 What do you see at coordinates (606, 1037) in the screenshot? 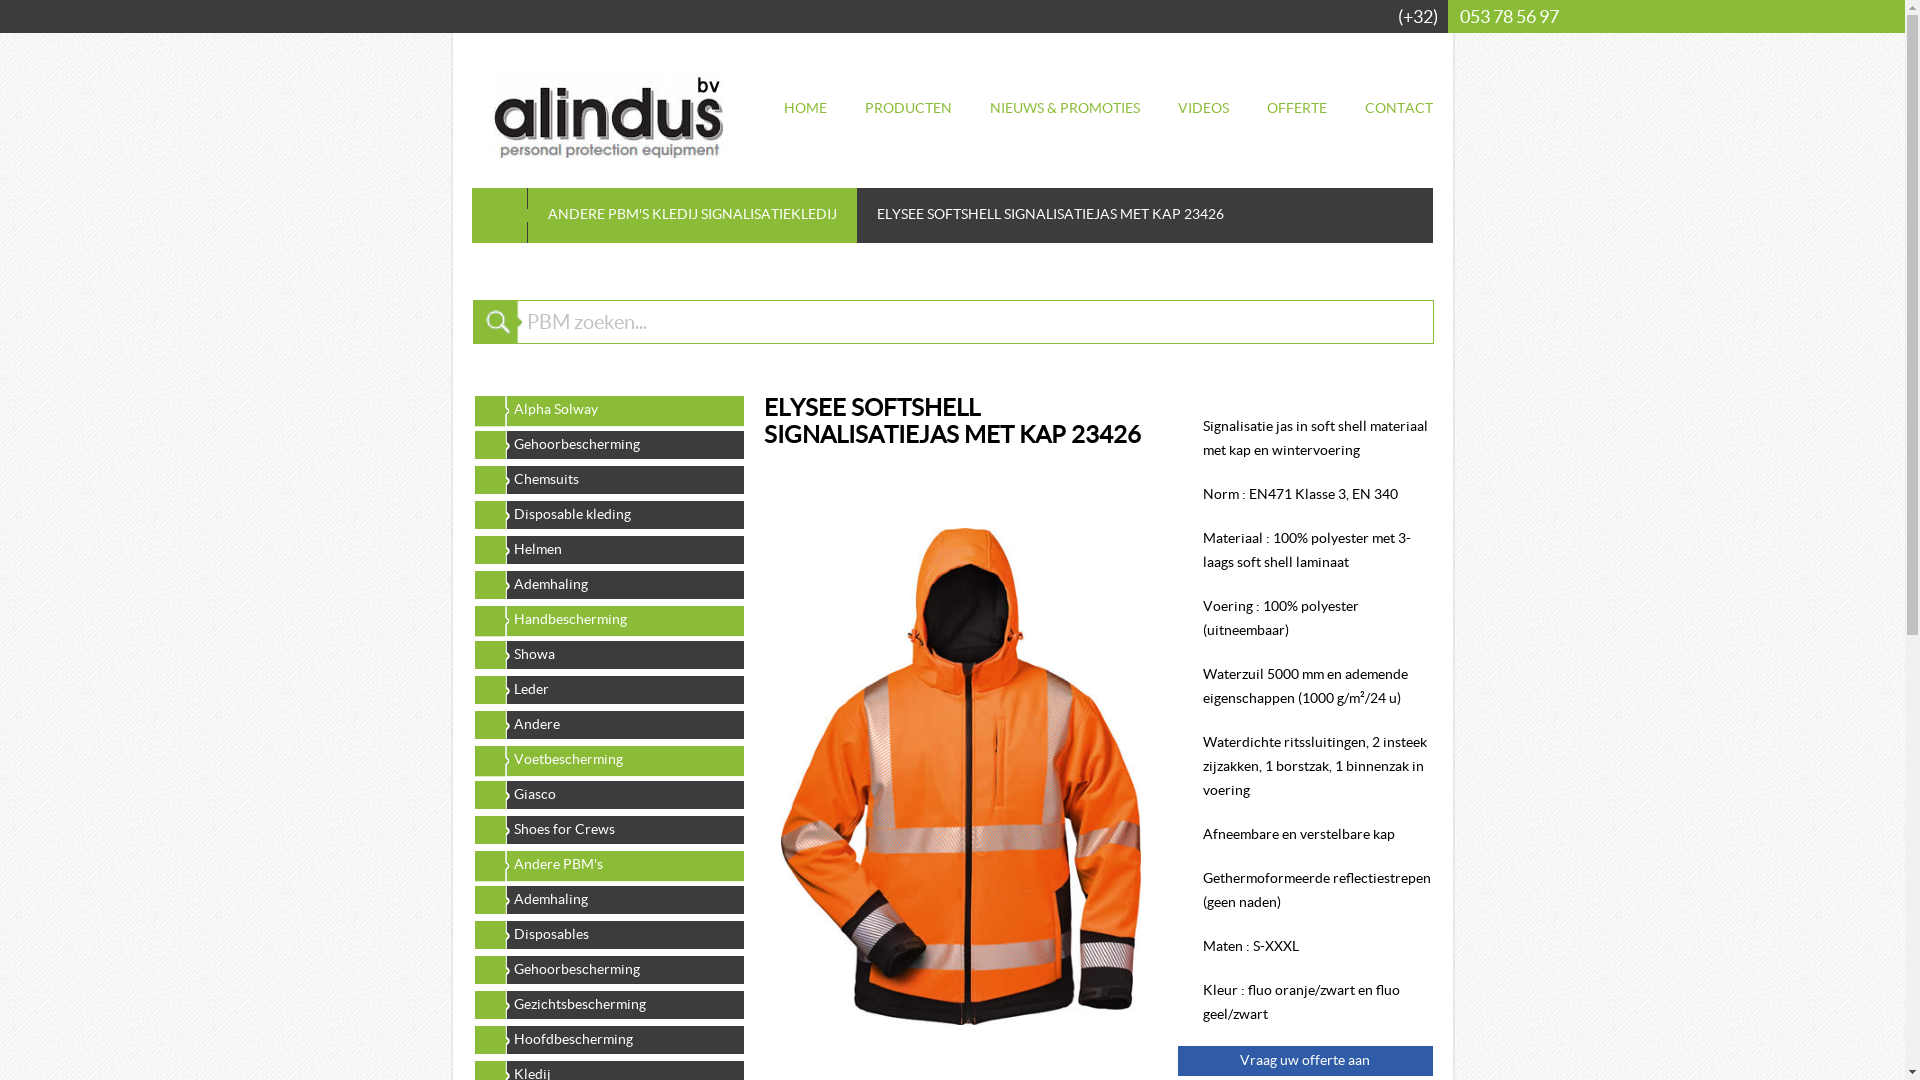
I see `'Hoofdbescherming'` at bounding box center [606, 1037].